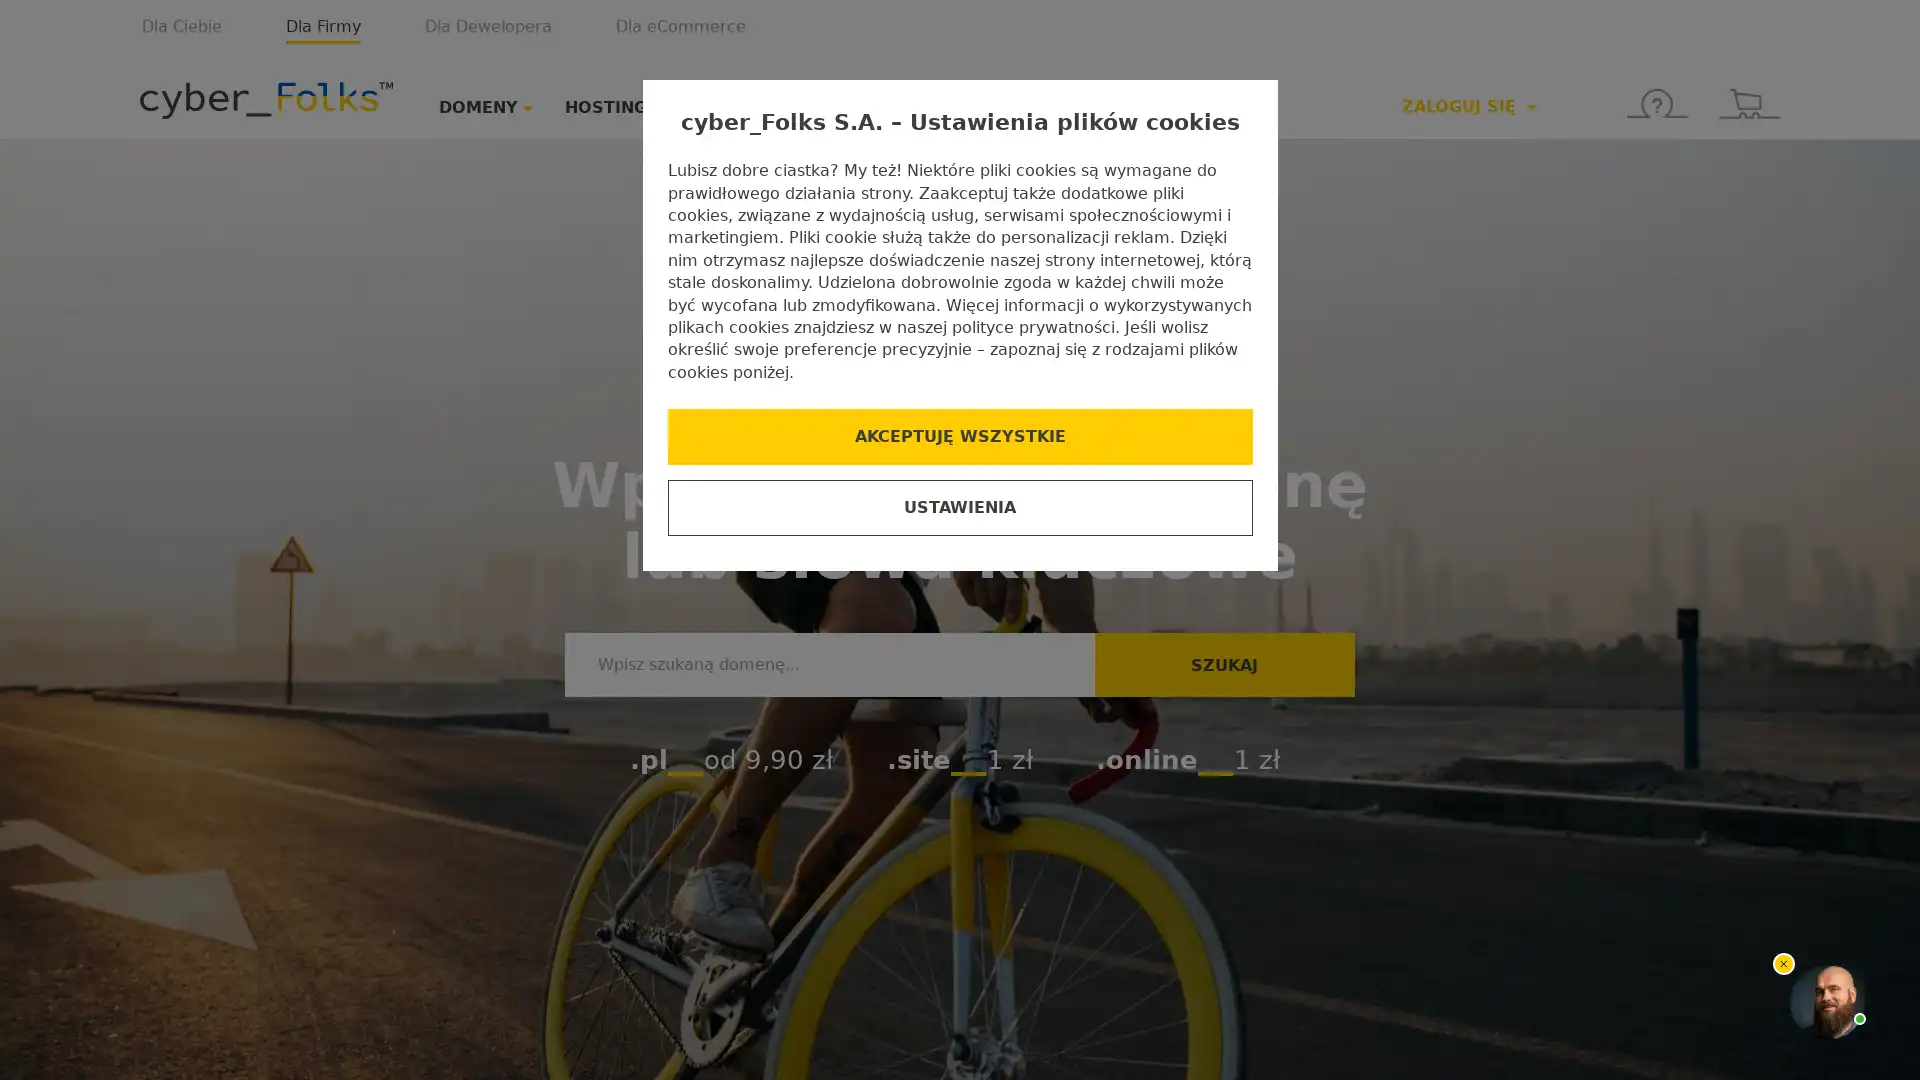 This screenshot has width=1920, height=1080. Describe the element at coordinates (1223, 663) in the screenshot. I see `SZUKAJ` at that location.